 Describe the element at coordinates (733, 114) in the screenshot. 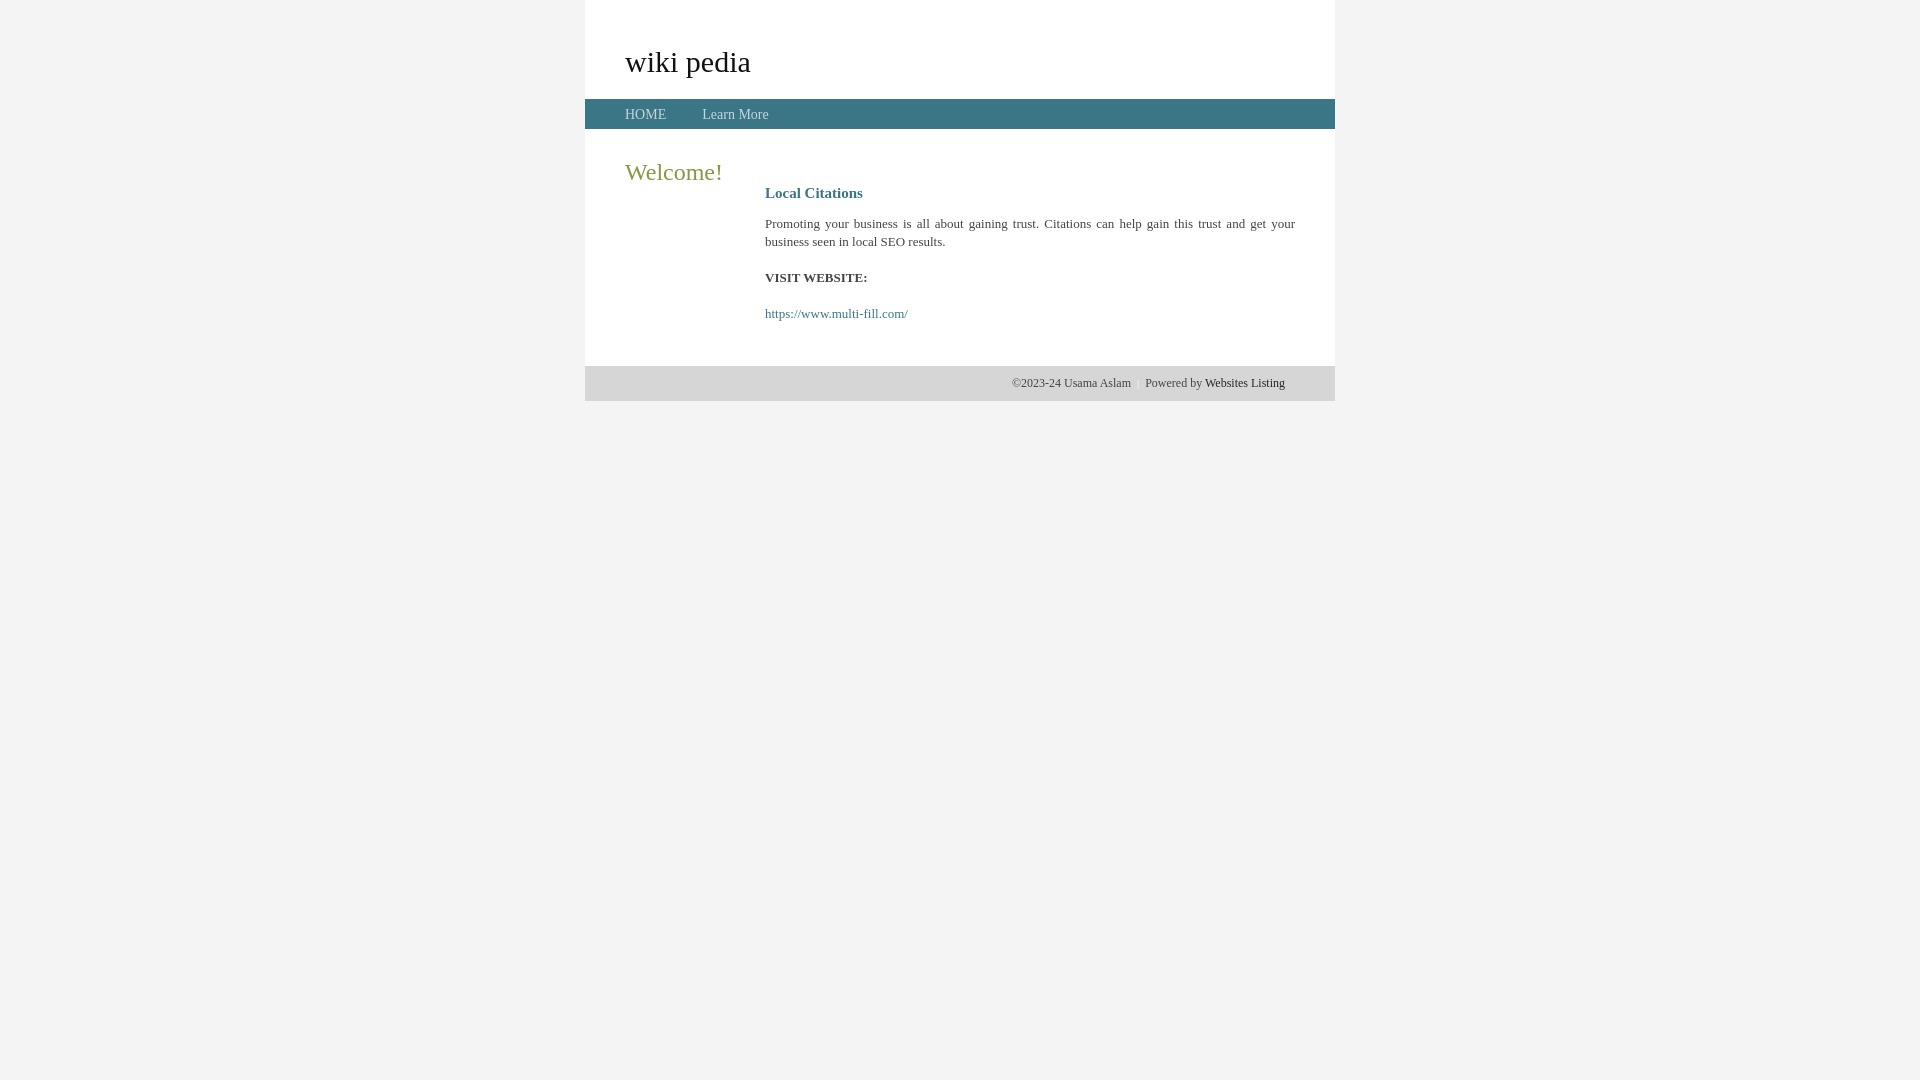

I see `'Learn More'` at that location.